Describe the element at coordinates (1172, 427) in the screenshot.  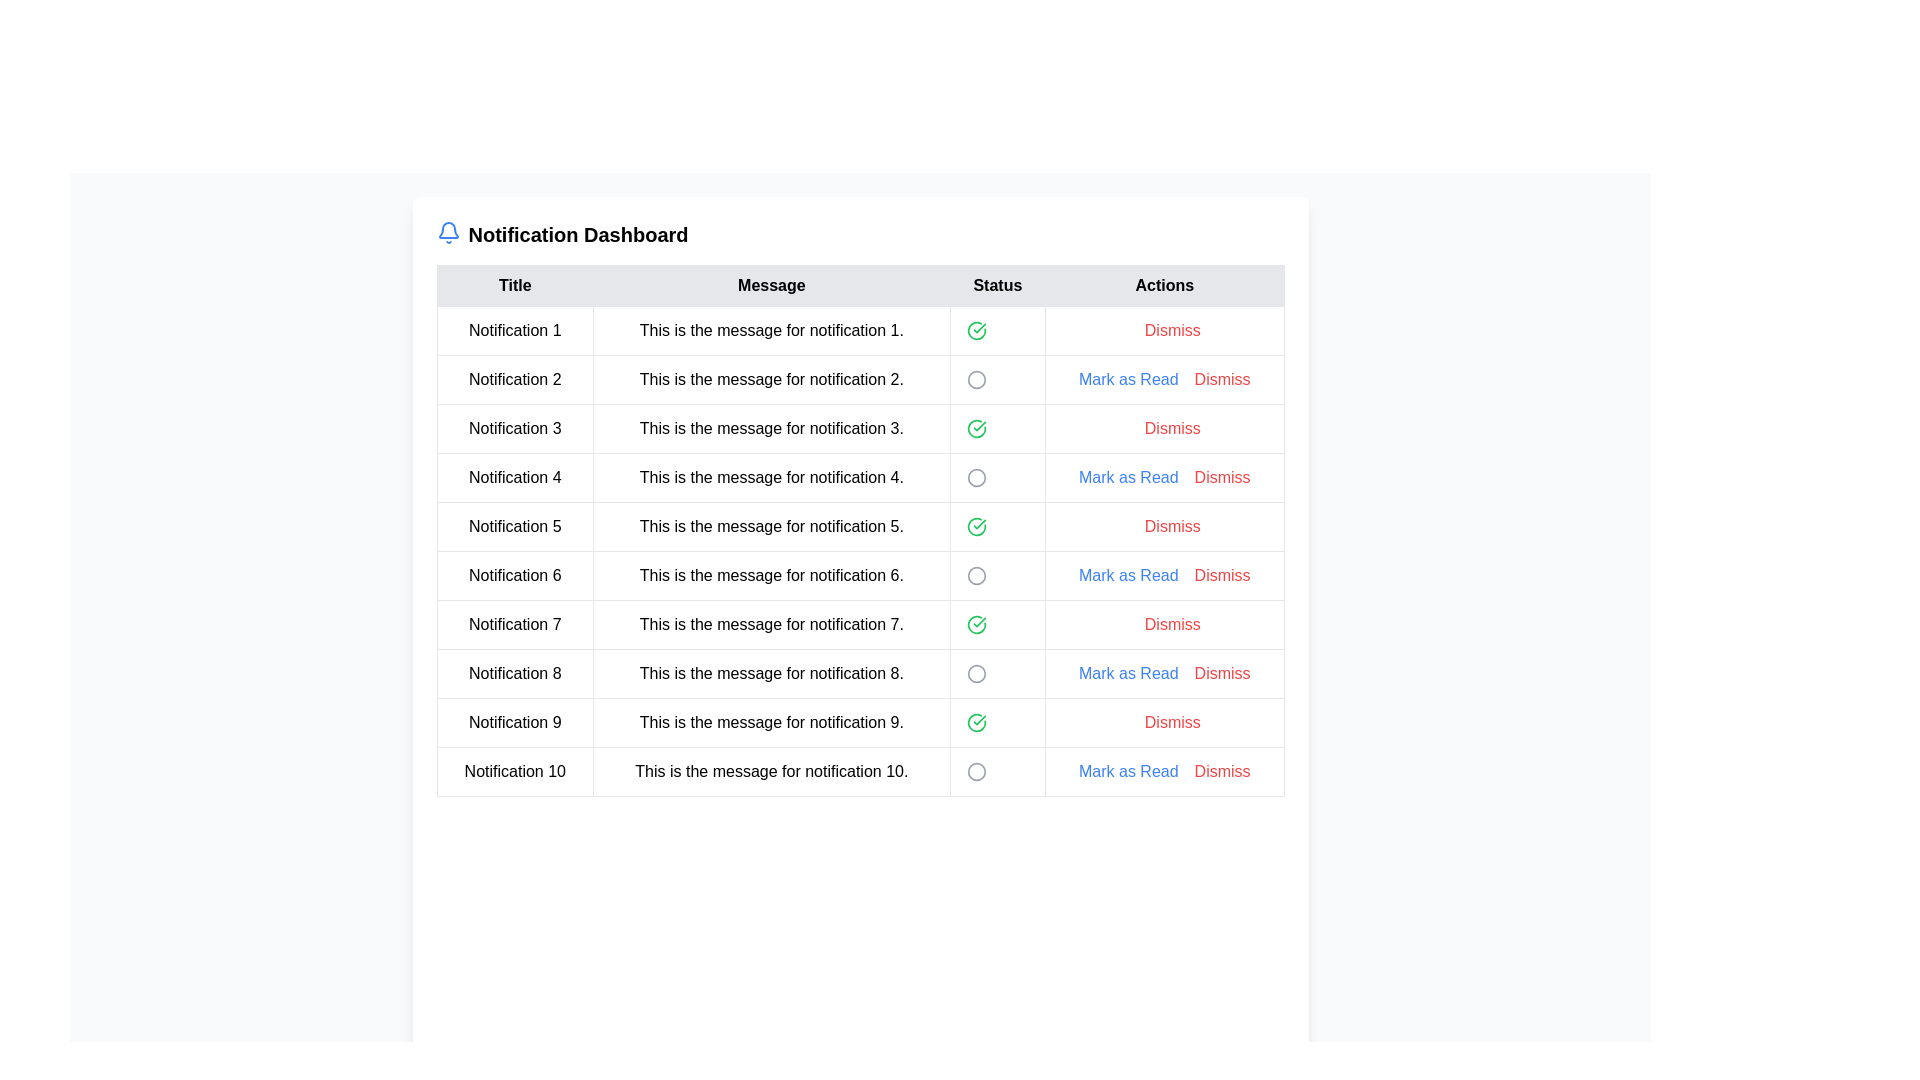
I see `the red underlined text link labeled 'Dismiss'` at that location.